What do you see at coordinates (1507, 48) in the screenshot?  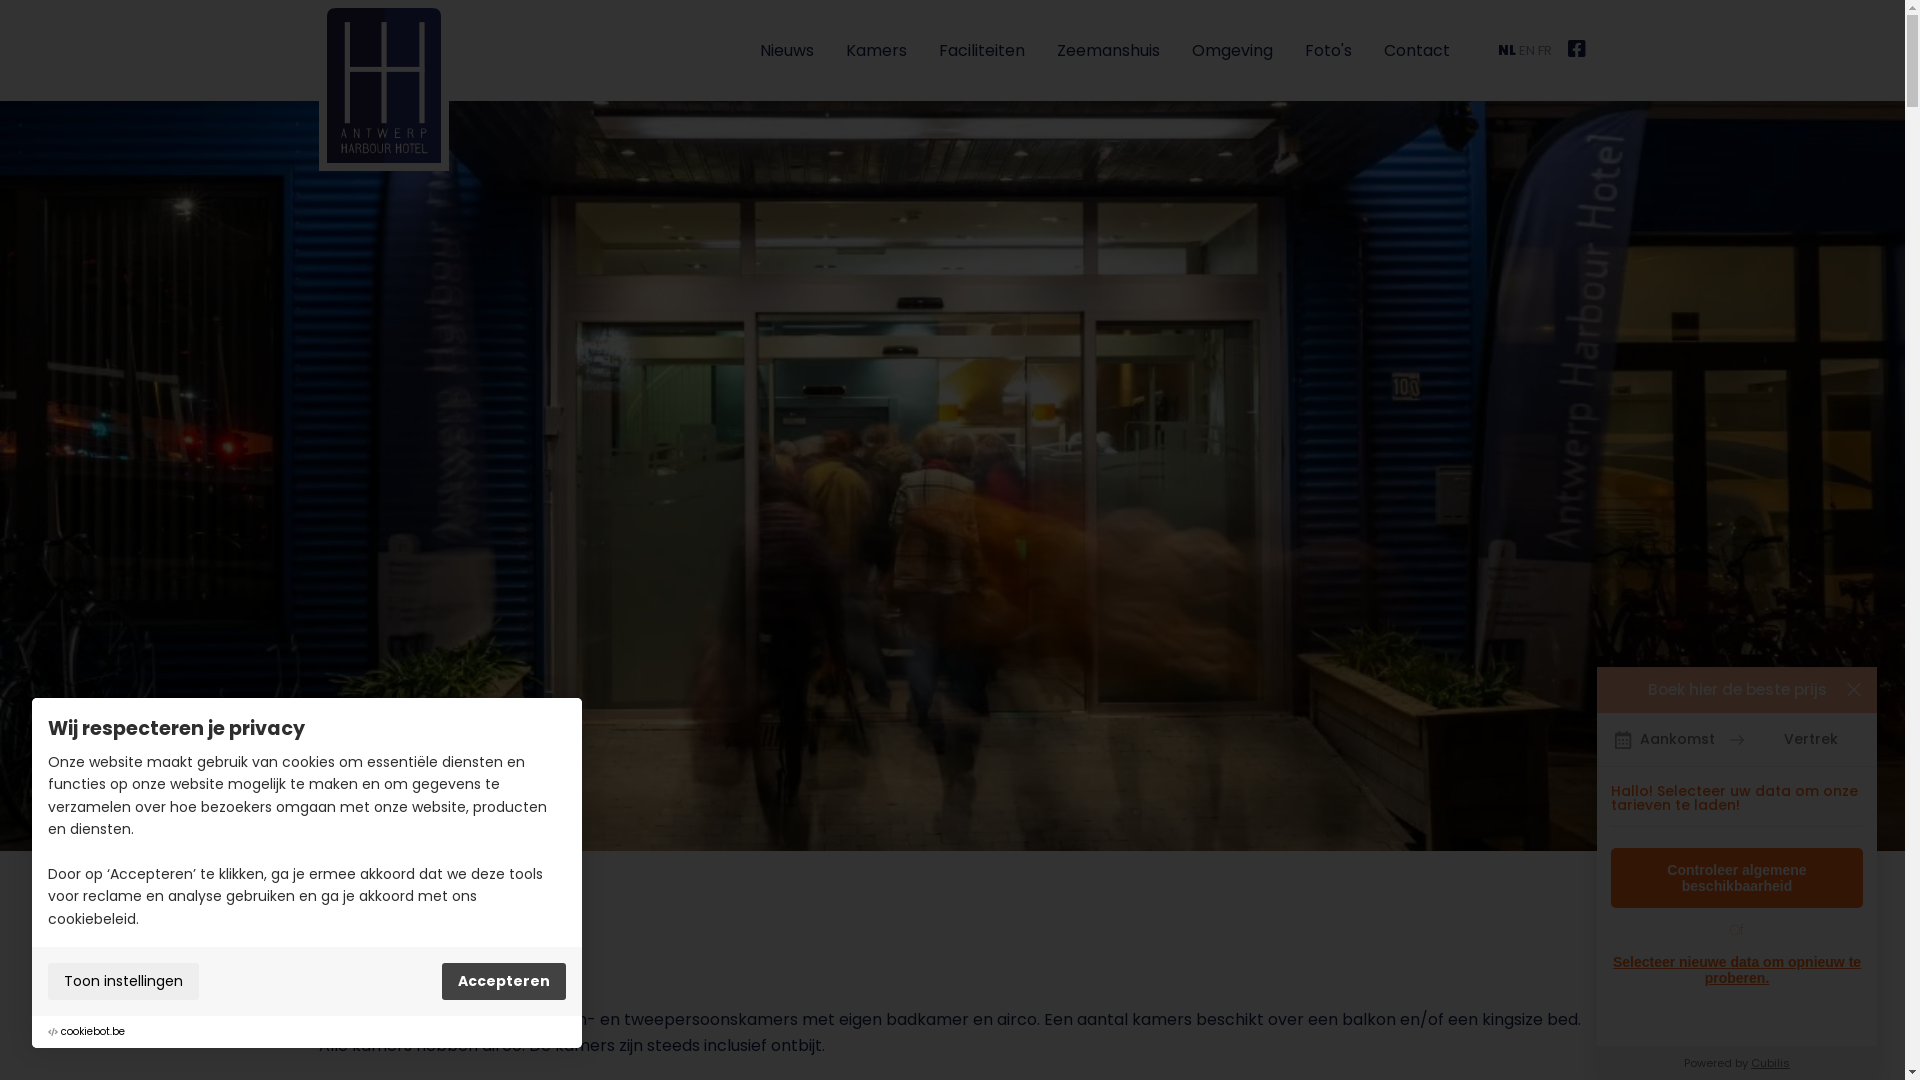 I see `'NL'` at bounding box center [1507, 48].